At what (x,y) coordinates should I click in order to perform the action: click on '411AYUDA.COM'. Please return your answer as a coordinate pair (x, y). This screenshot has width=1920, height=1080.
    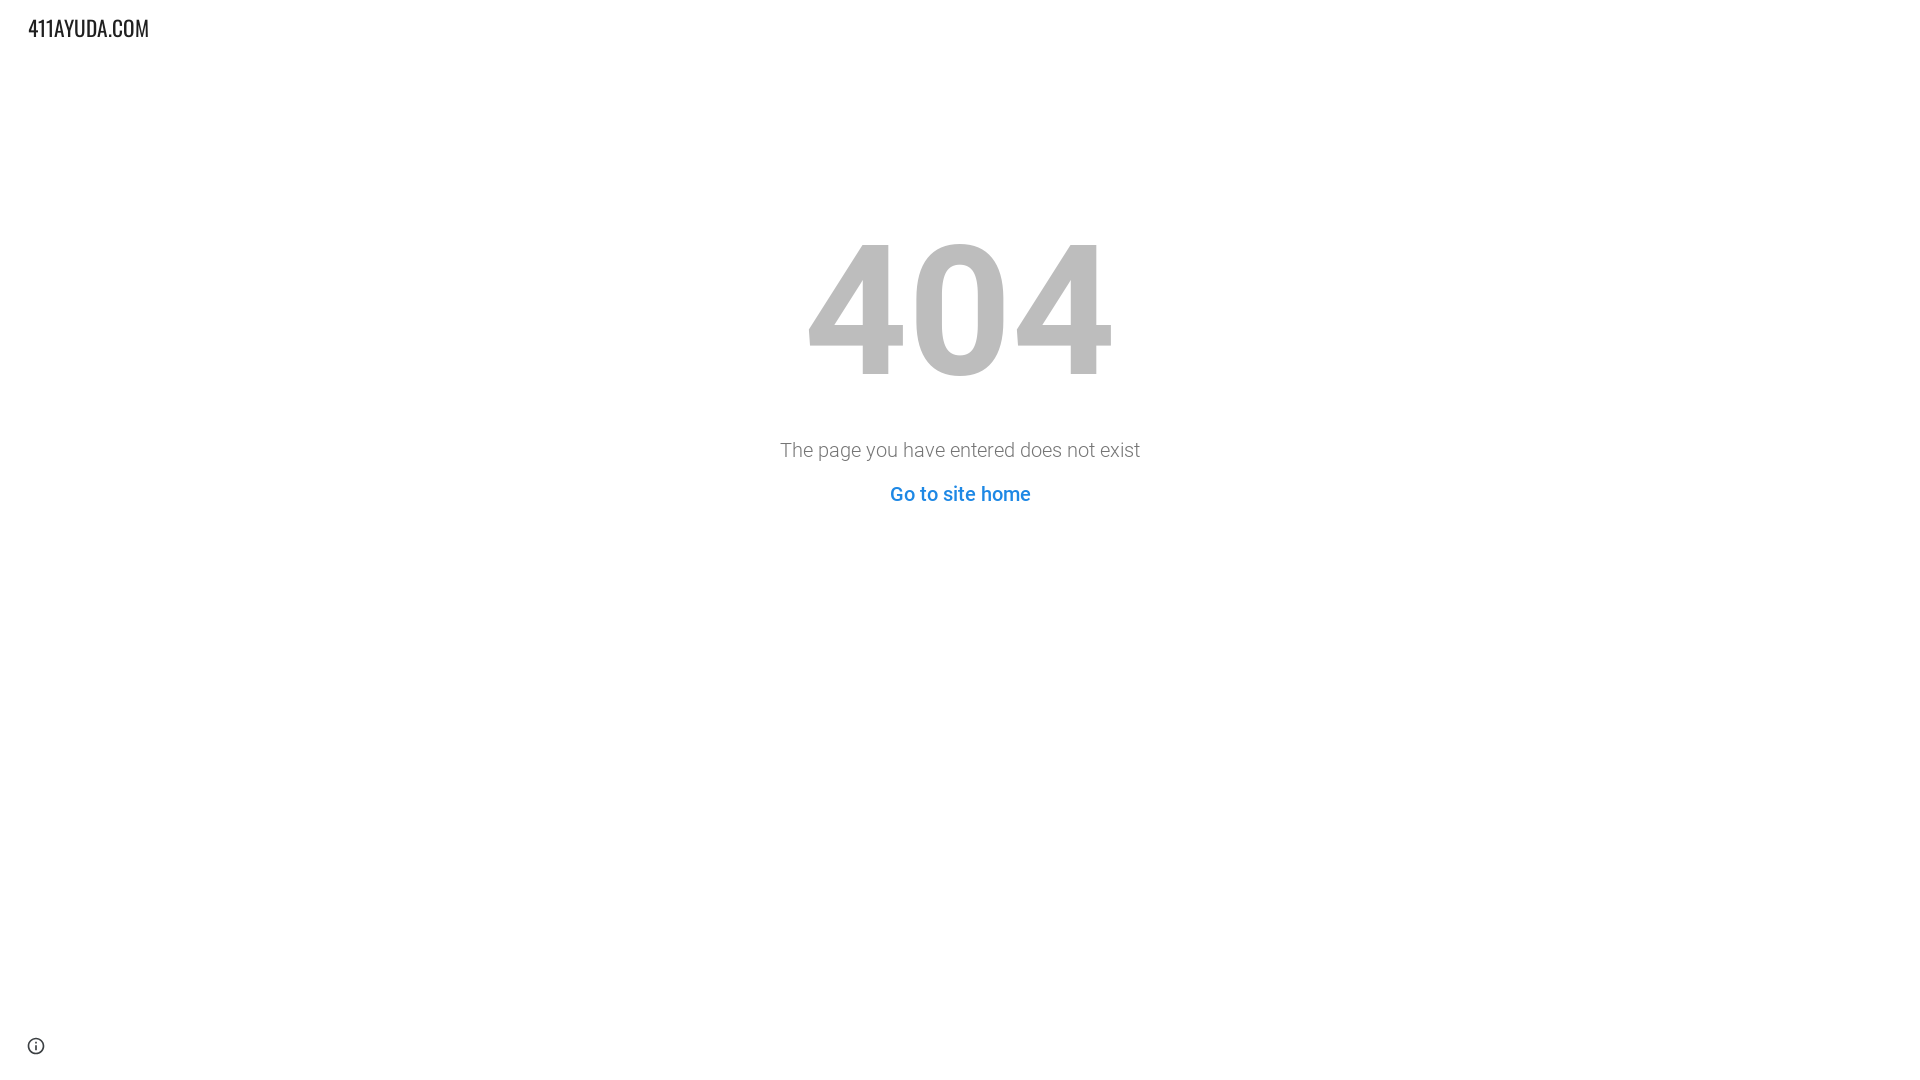
    Looking at the image, I should click on (87, 24).